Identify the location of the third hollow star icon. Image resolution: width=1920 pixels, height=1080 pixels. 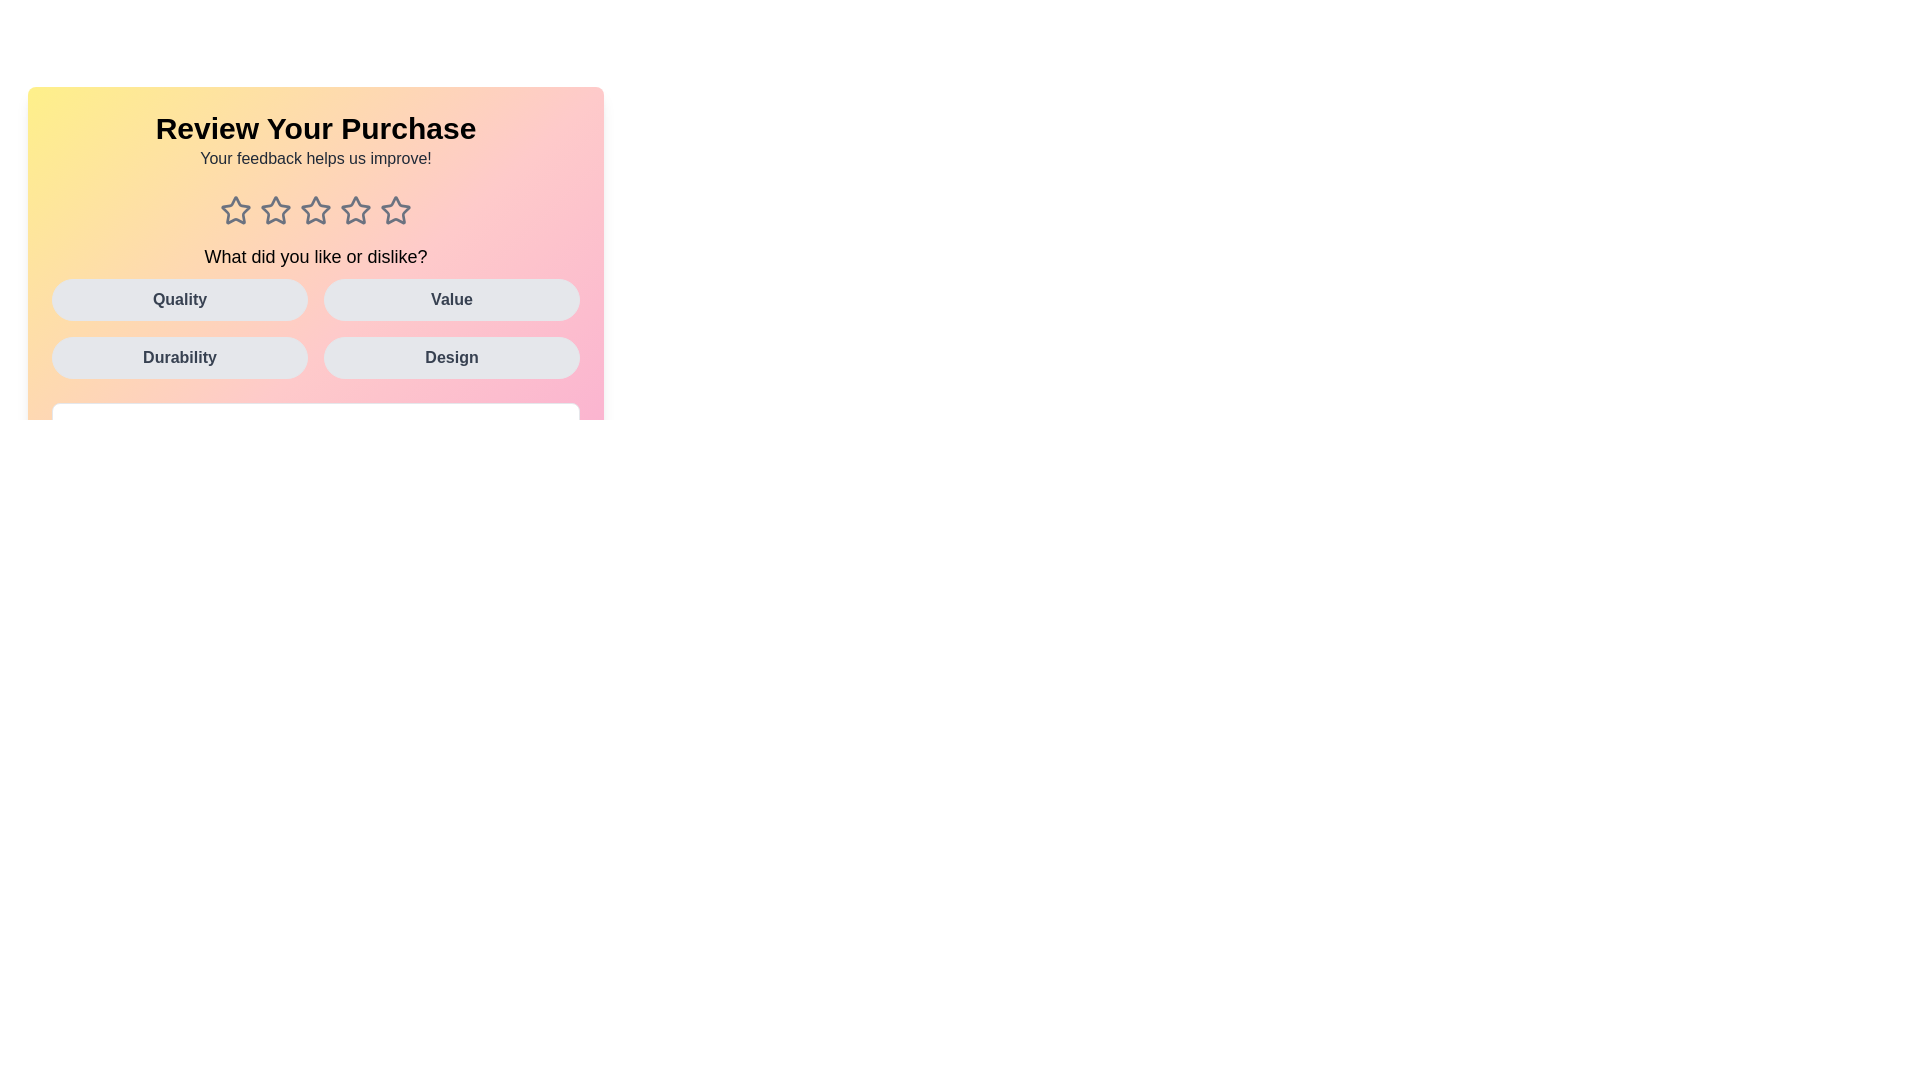
(315, 211).